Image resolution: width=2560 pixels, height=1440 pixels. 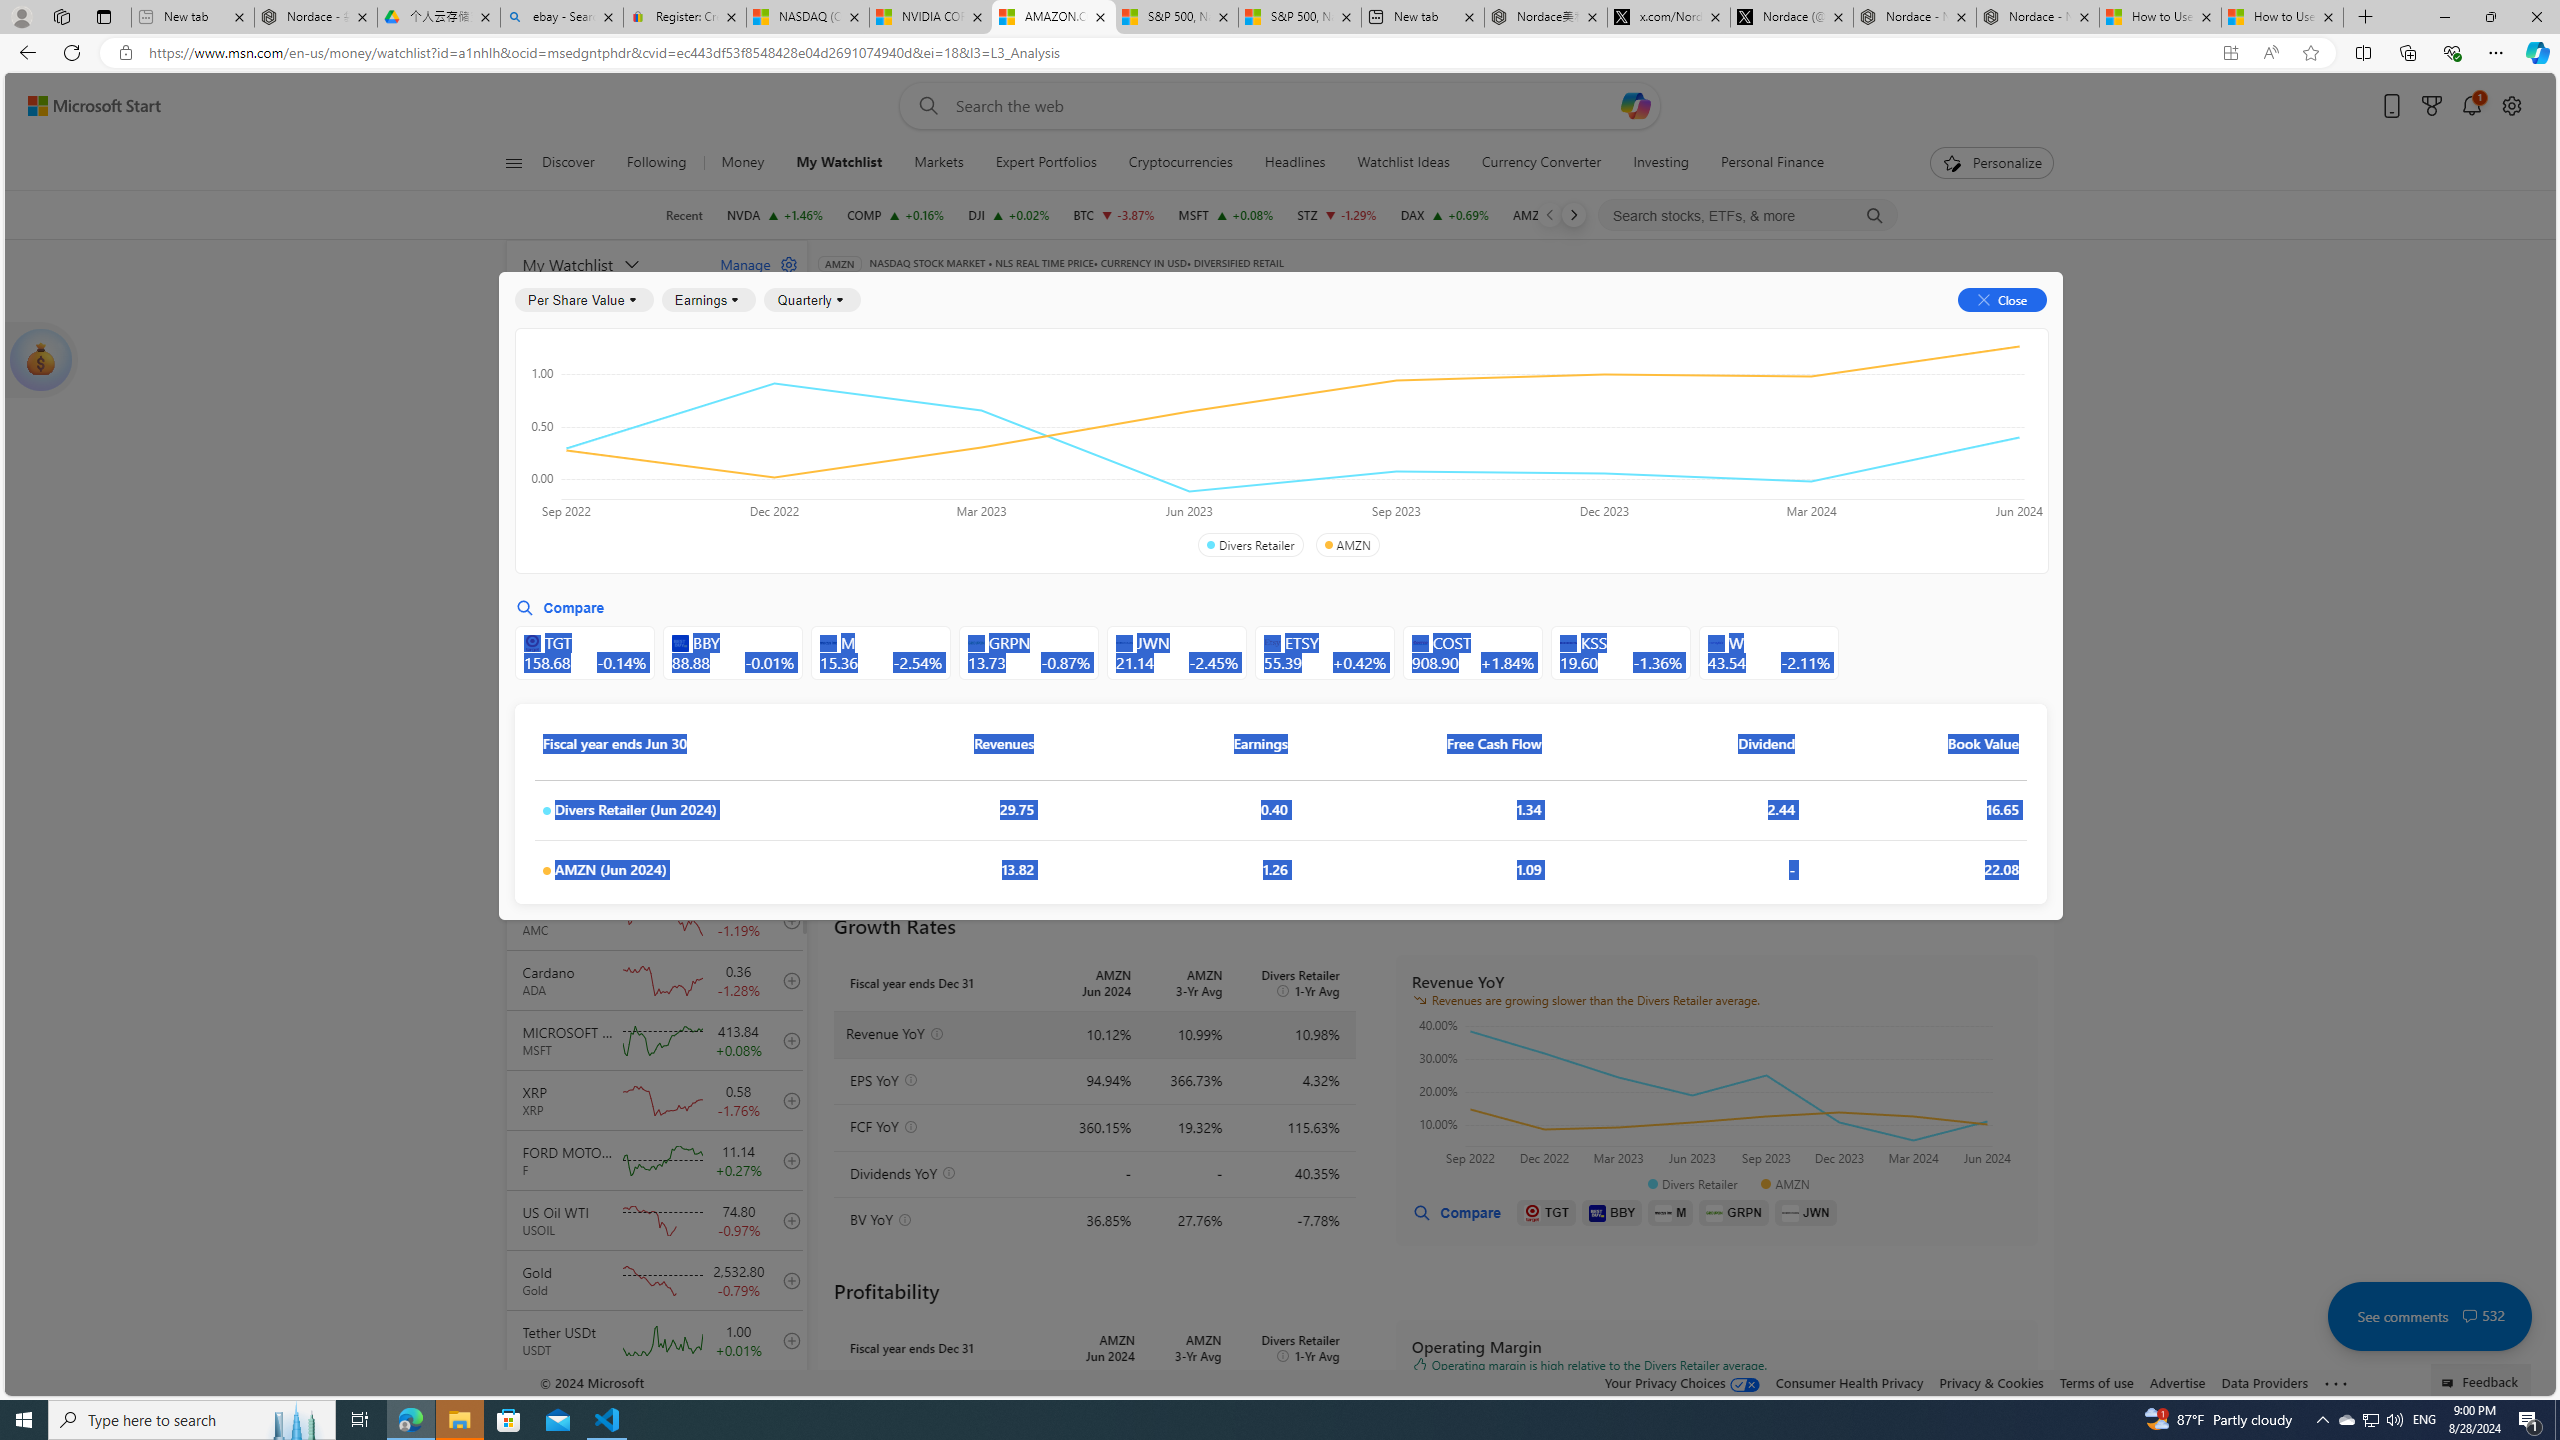 I want to click on 'show card', so click(x=40, y=360).